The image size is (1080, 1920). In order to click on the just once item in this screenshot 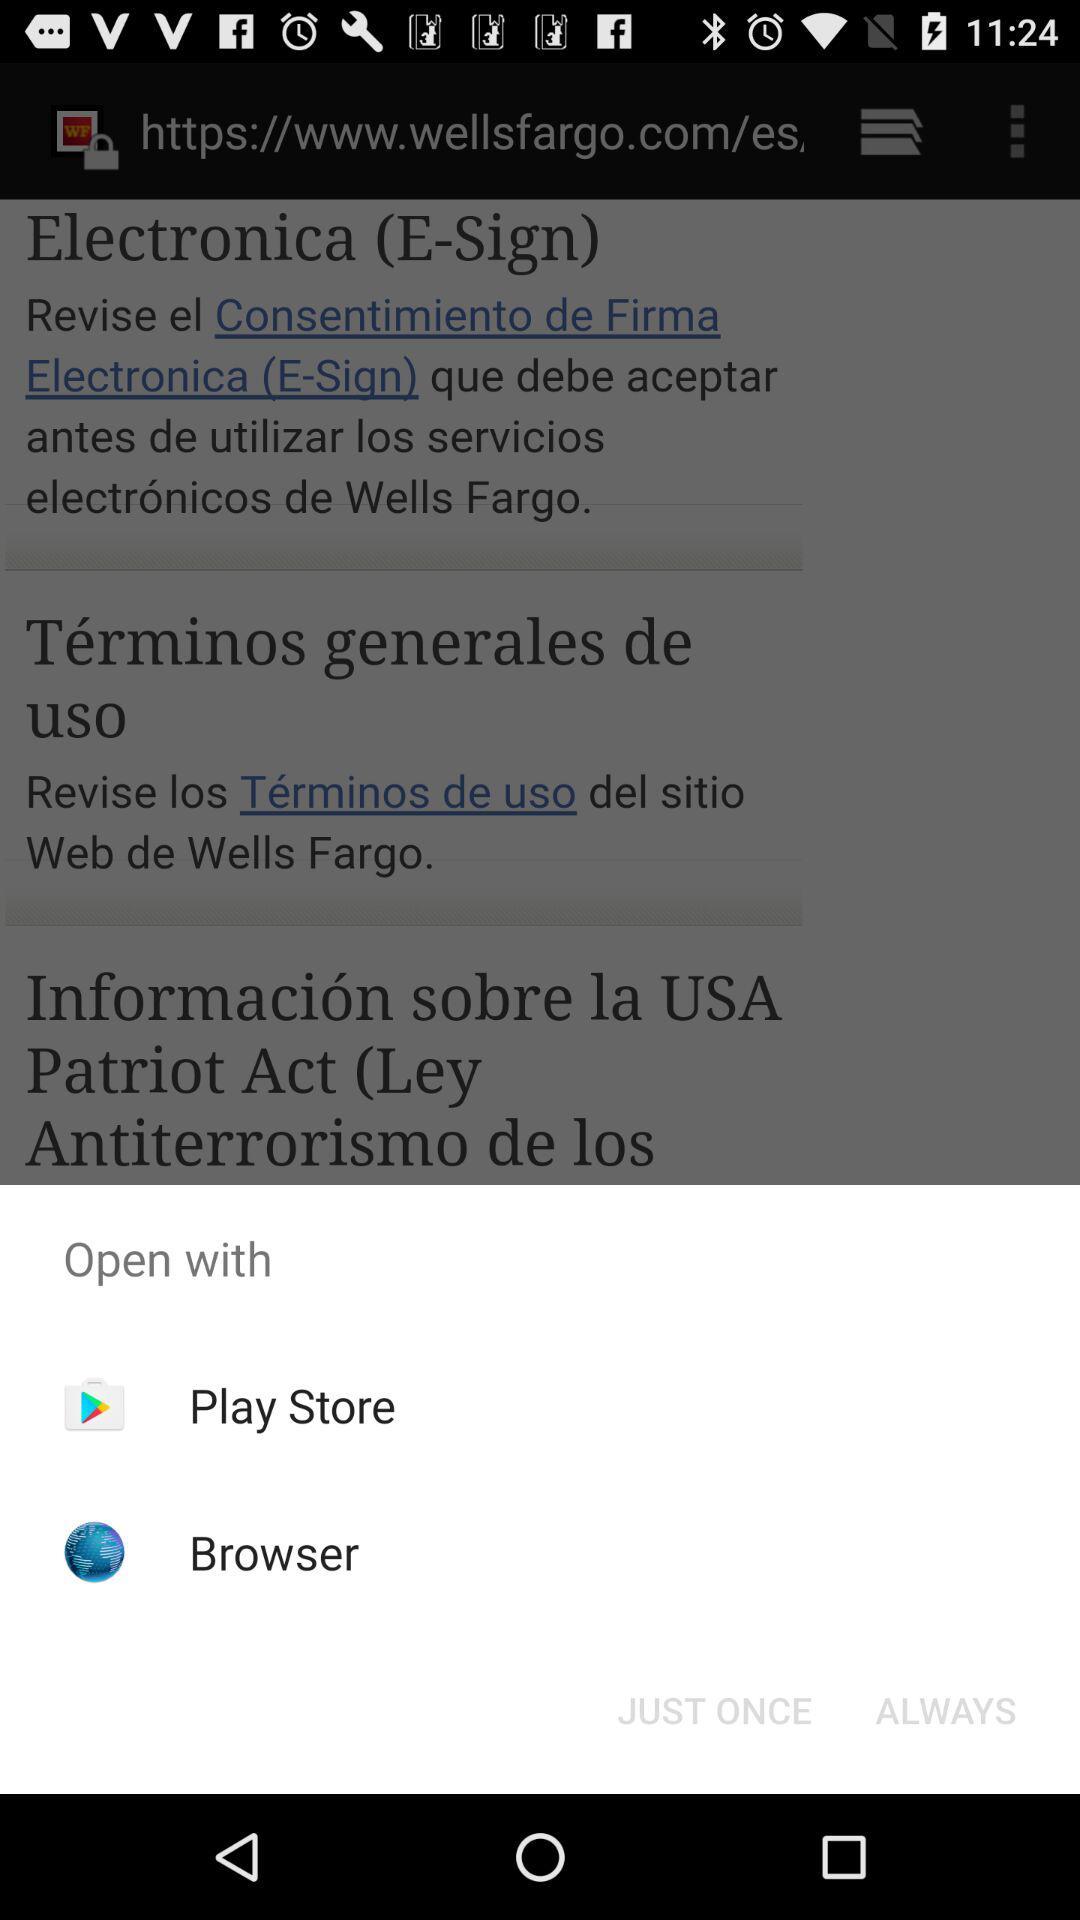, I will do `click(713, 1708)`.